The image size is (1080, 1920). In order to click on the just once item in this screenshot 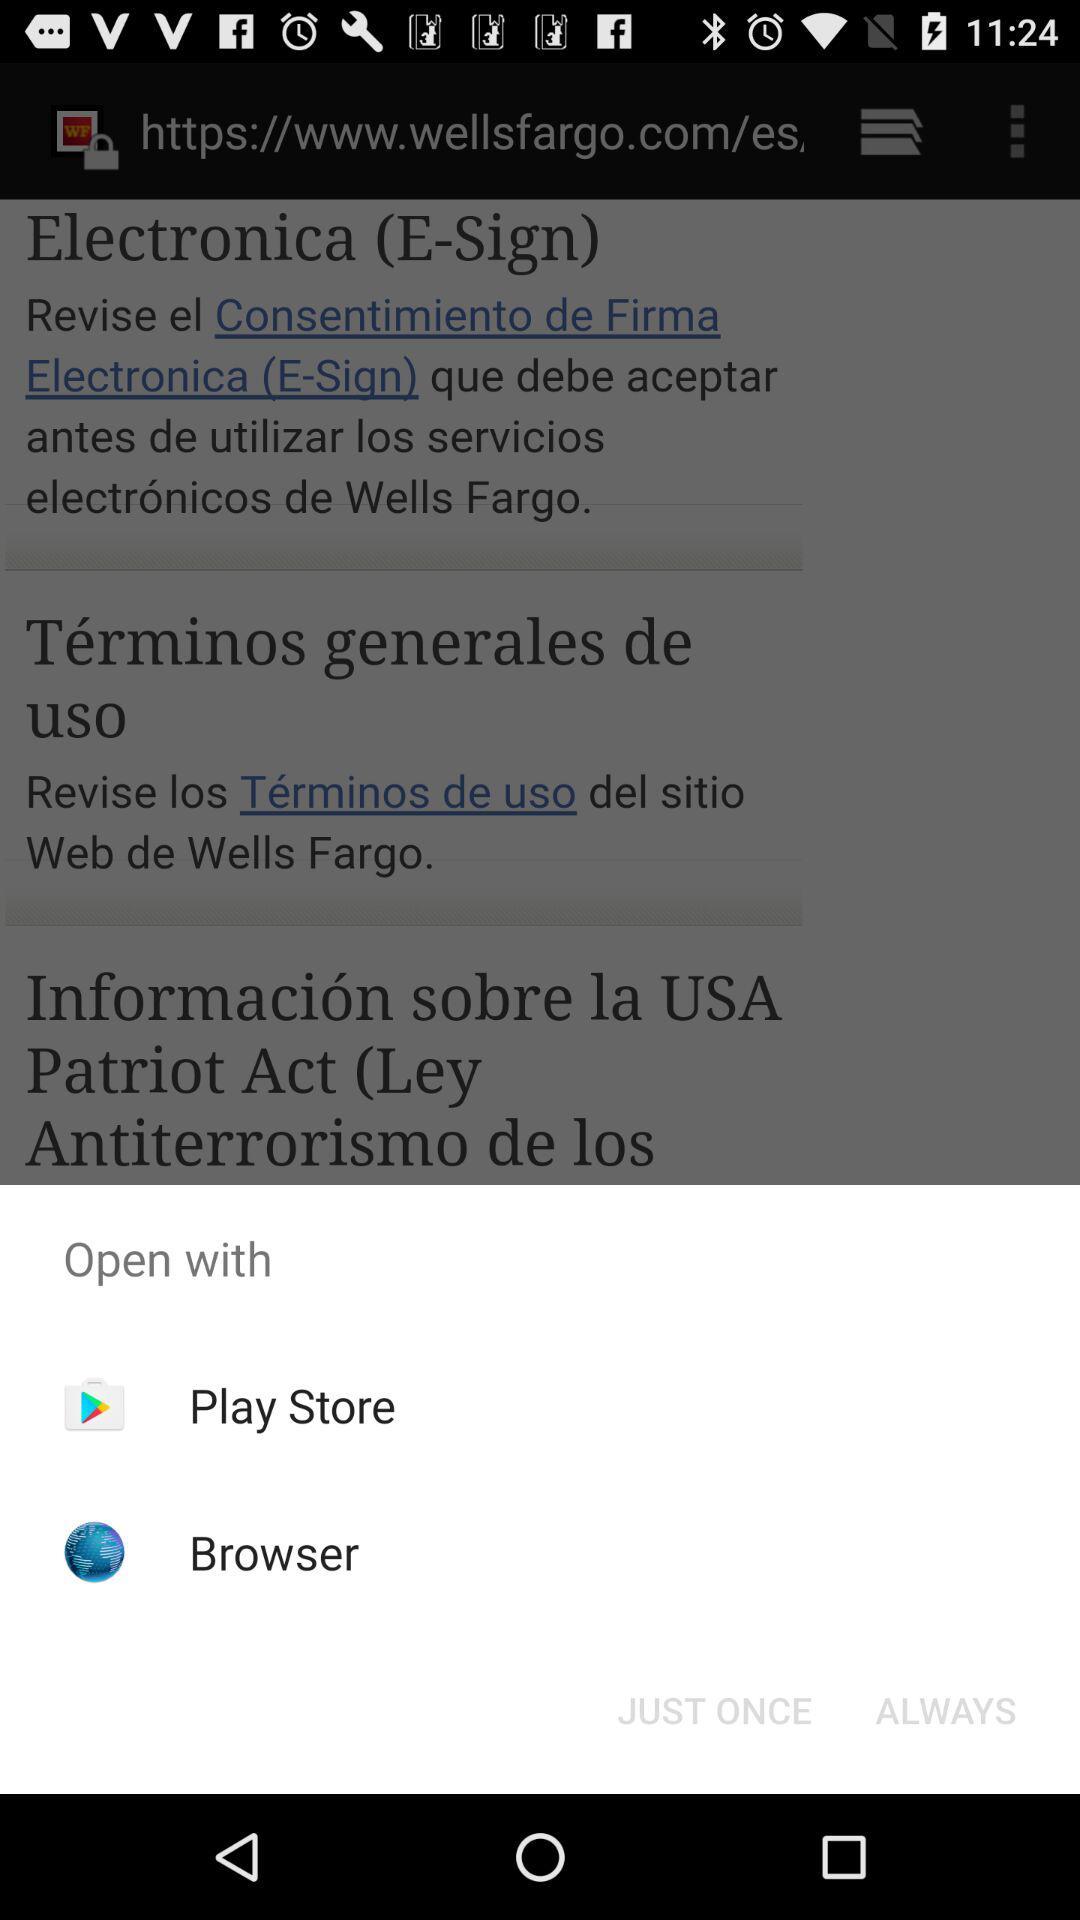, I will do `click(713, 1708)`.